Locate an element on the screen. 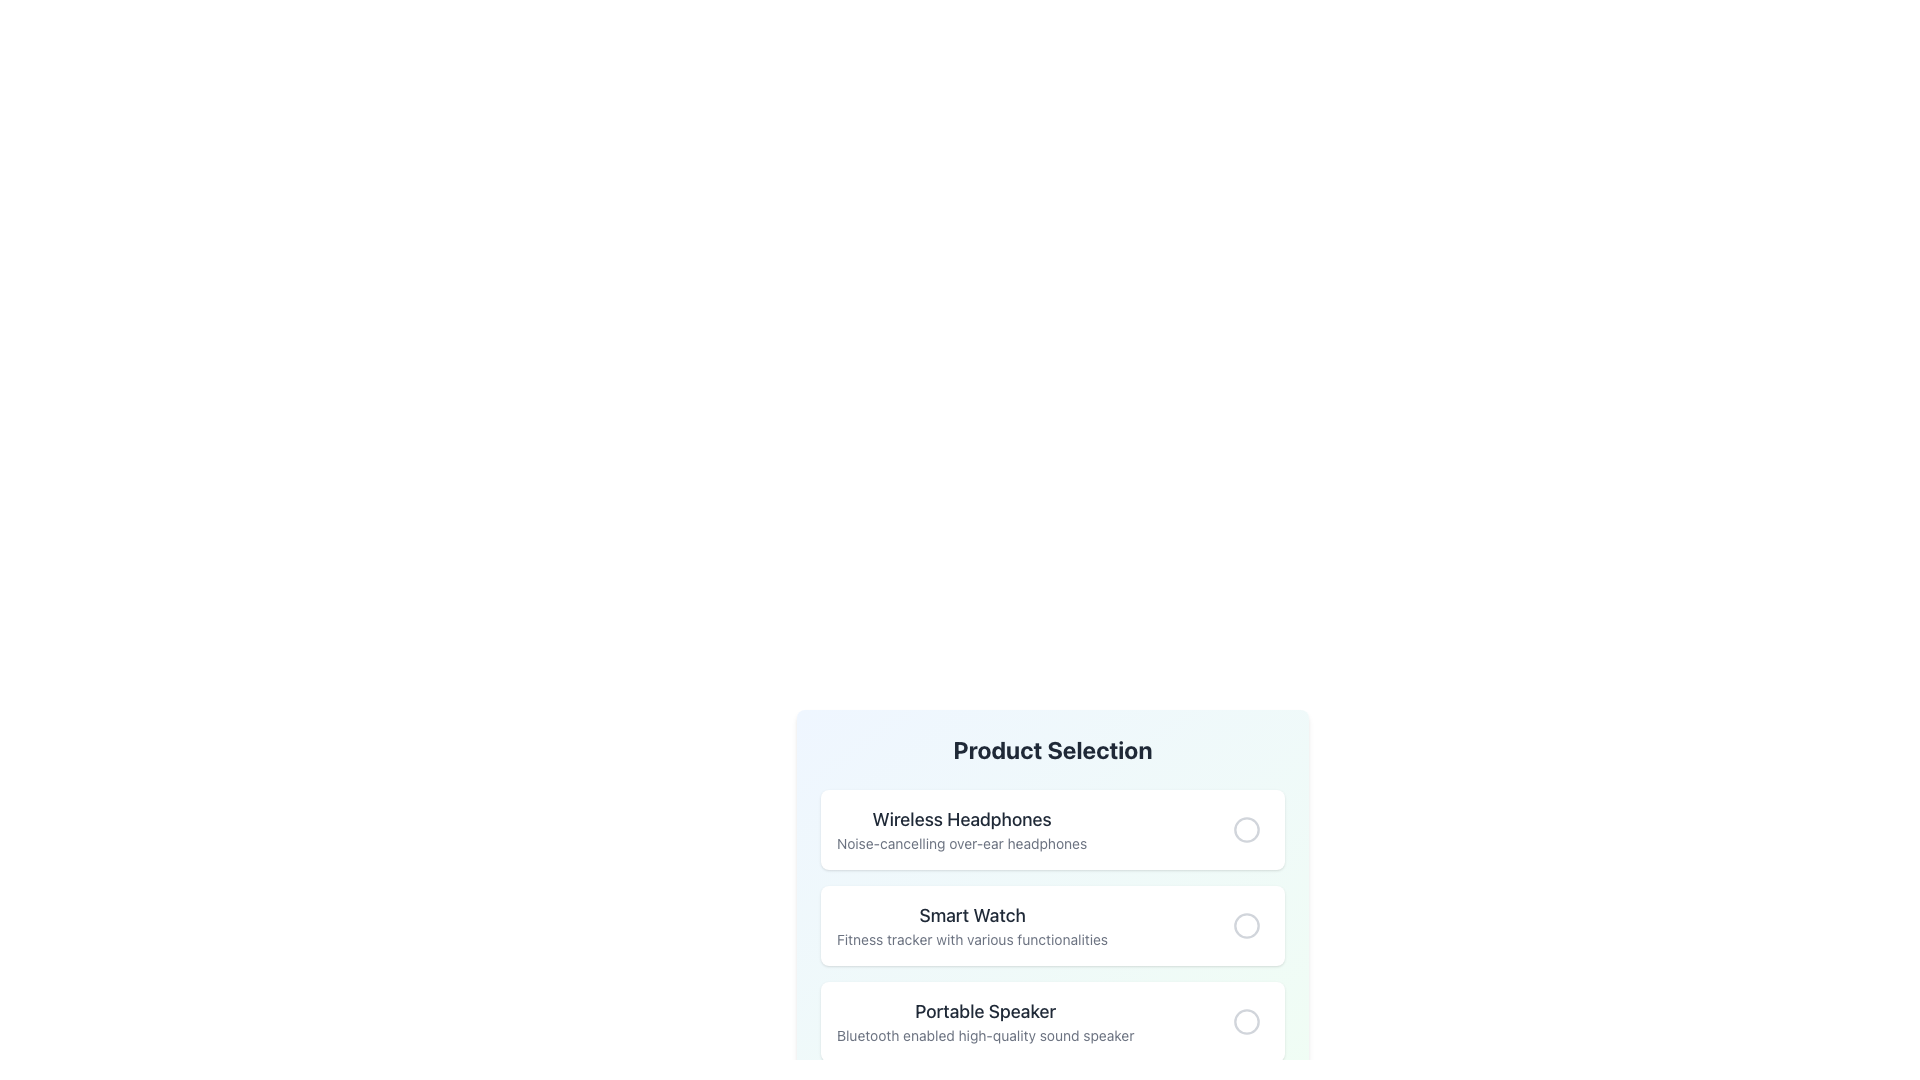  the radio button located at the right end of the list item associated with the 'Wireless Headphones' title in the Product Selection interface is located at coordinates (1246, 829).